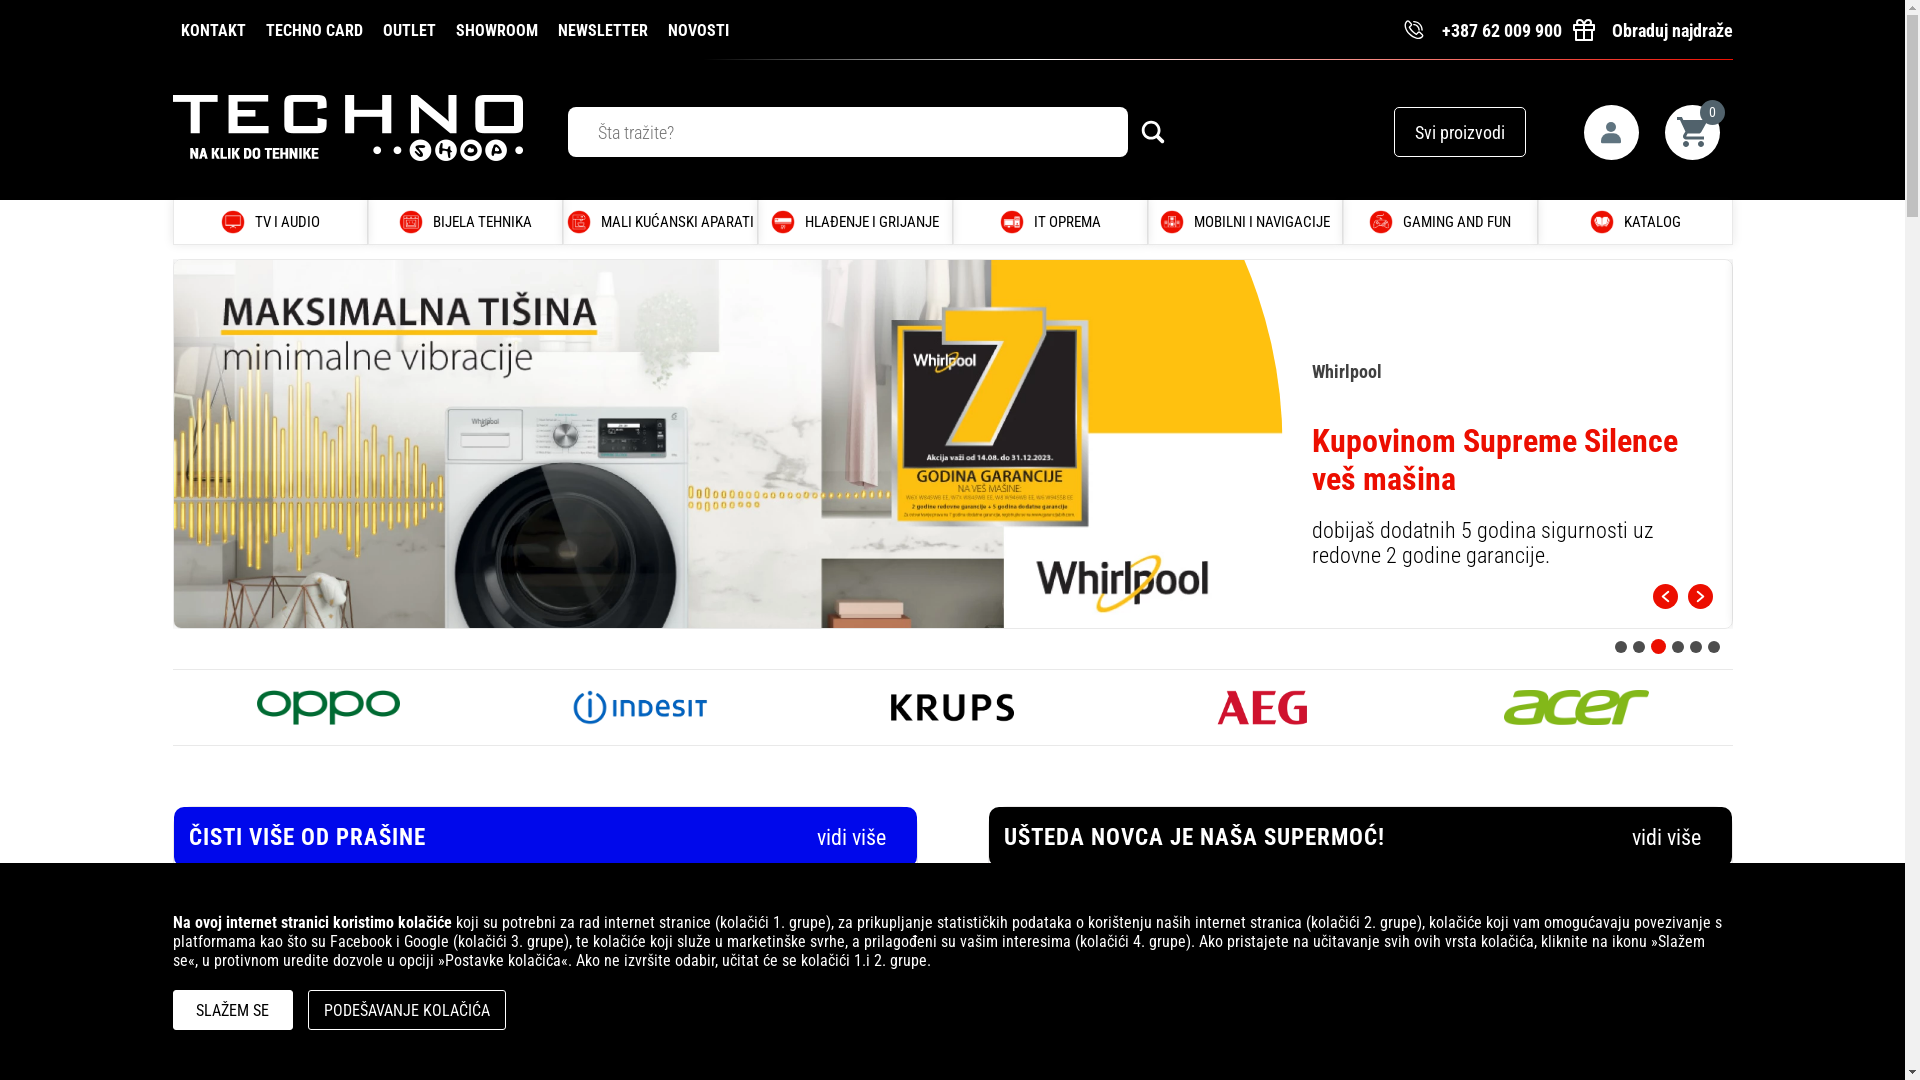 This screenshot has height=1080, width=1920. Describe the element at coordinates (1694, 645) in the screenshot. I see `'5'` at that location.